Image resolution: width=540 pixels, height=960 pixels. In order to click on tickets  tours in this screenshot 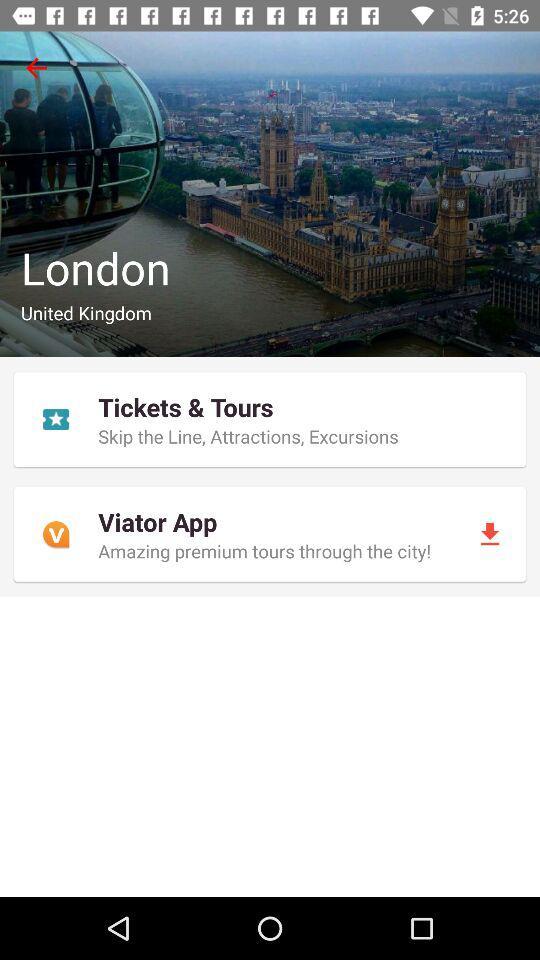, I will do `click(270, 419)`.